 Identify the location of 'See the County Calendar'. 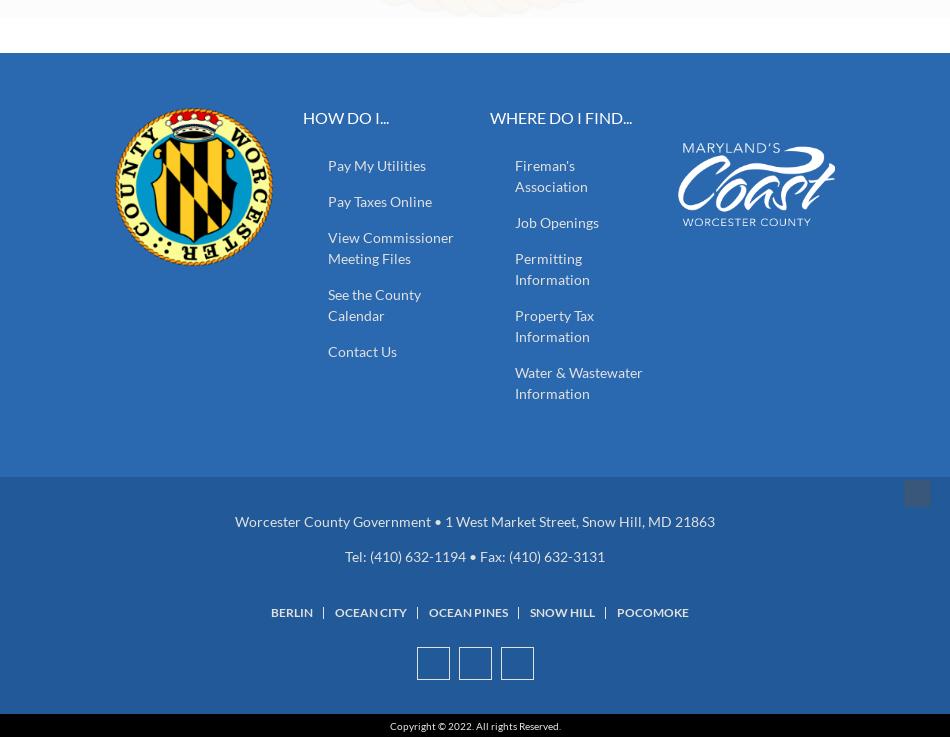
(372, 304).